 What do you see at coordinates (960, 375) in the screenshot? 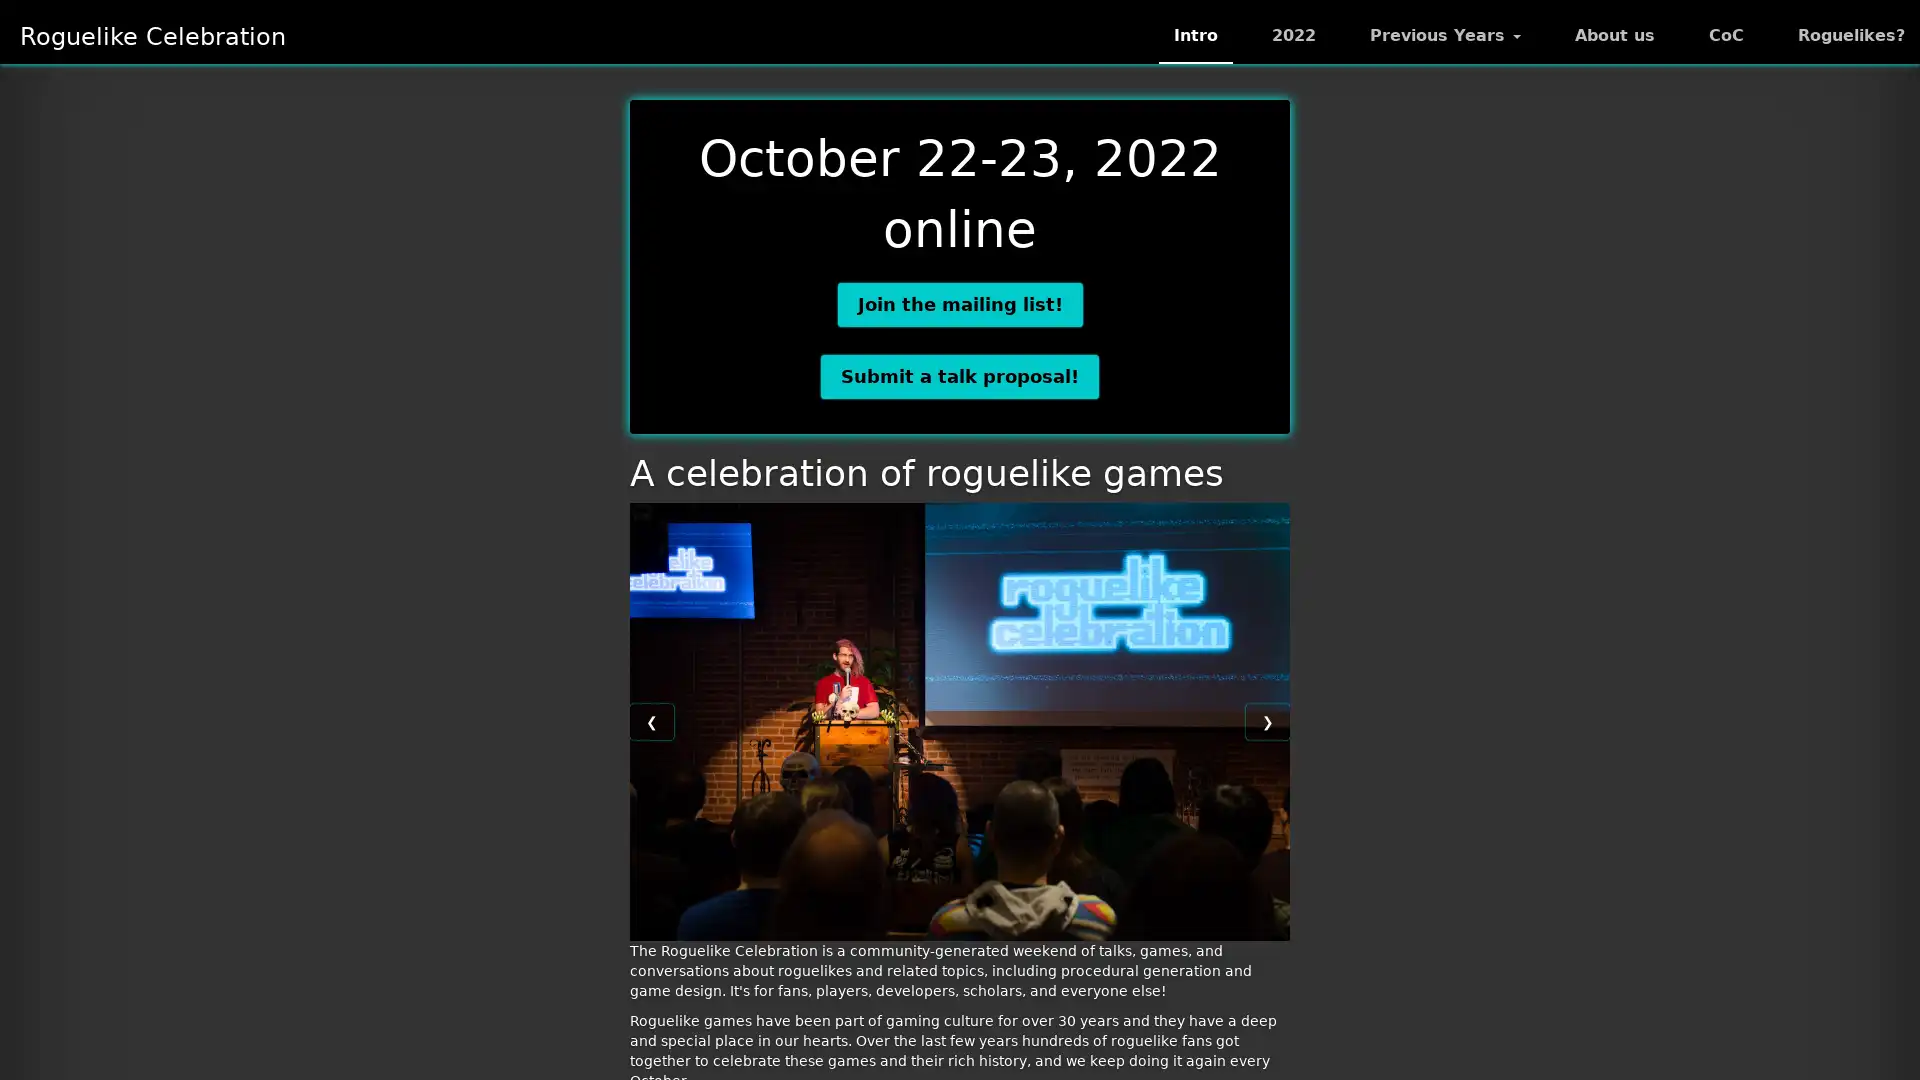
I see `Submit a talk proposal!` at bounding box center [960, 375].